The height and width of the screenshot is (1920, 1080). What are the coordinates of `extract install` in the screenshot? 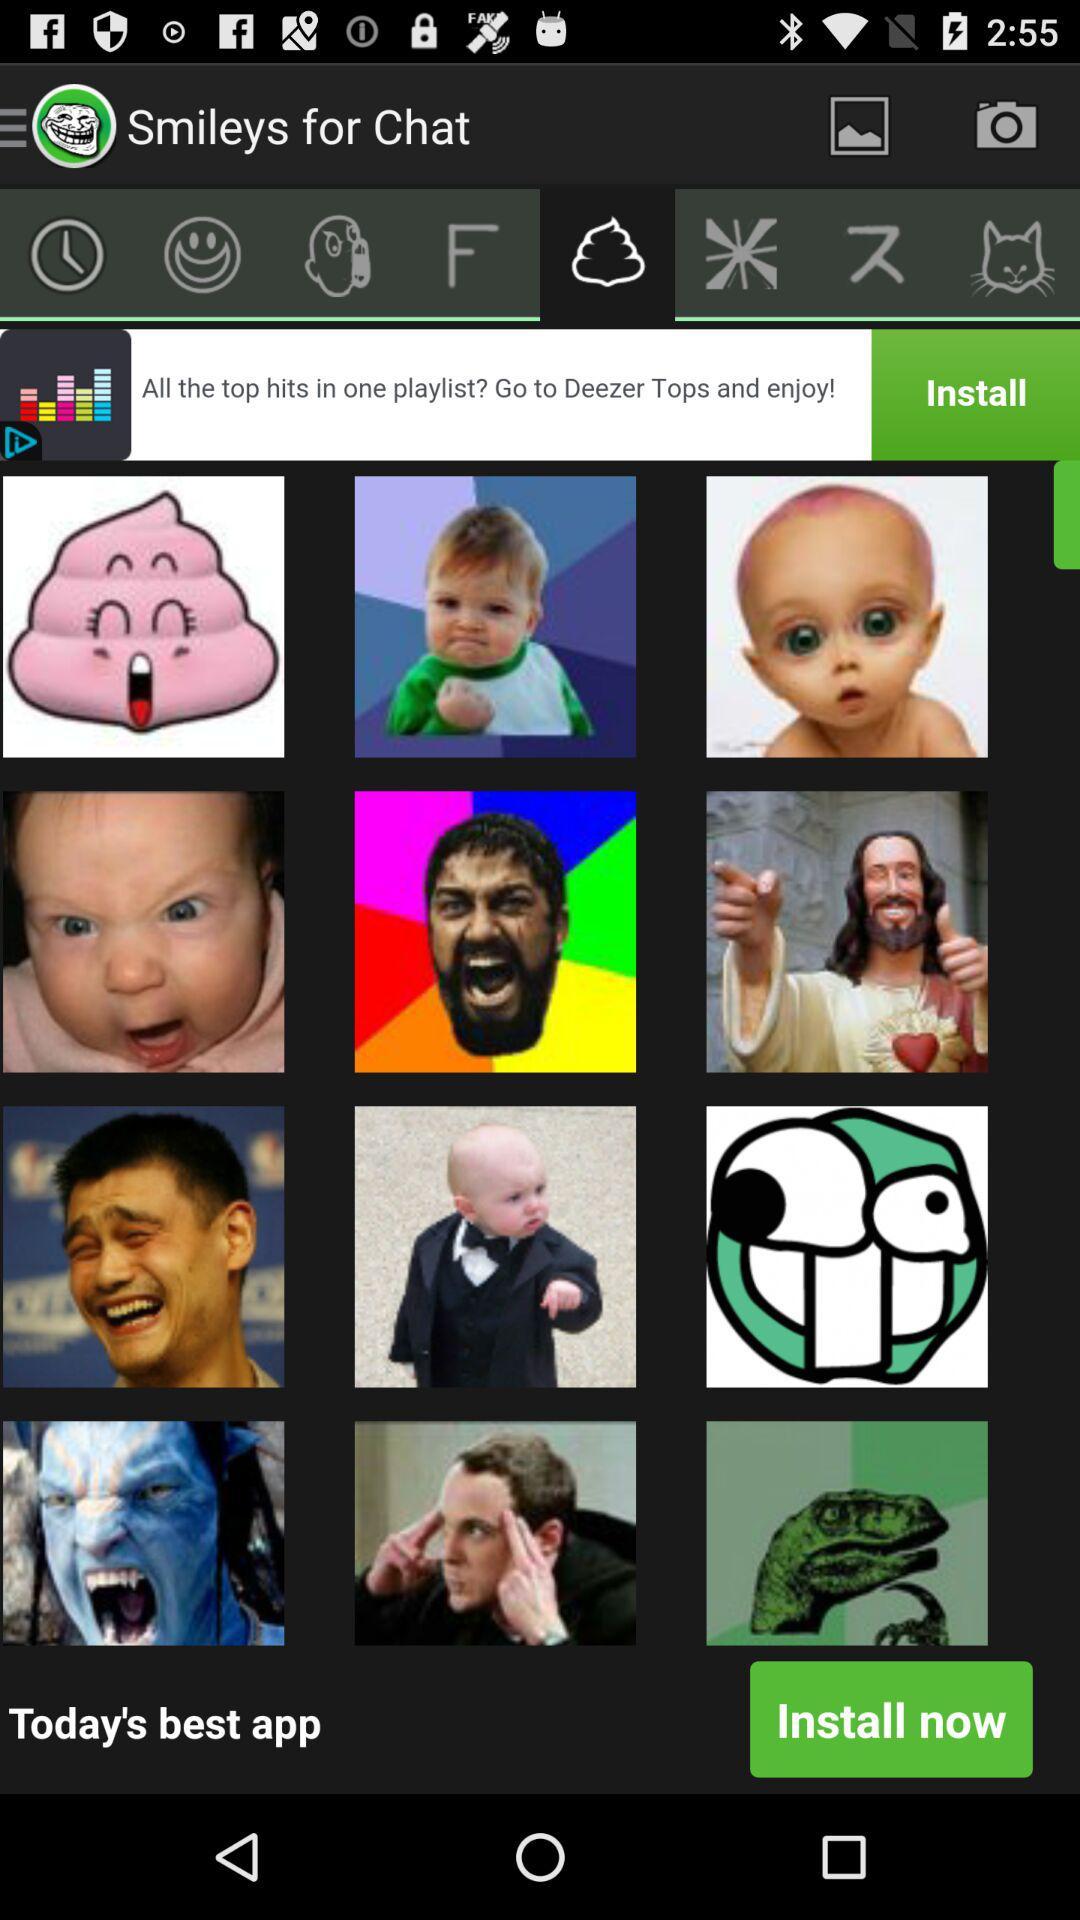 It's located at (1012, 253).